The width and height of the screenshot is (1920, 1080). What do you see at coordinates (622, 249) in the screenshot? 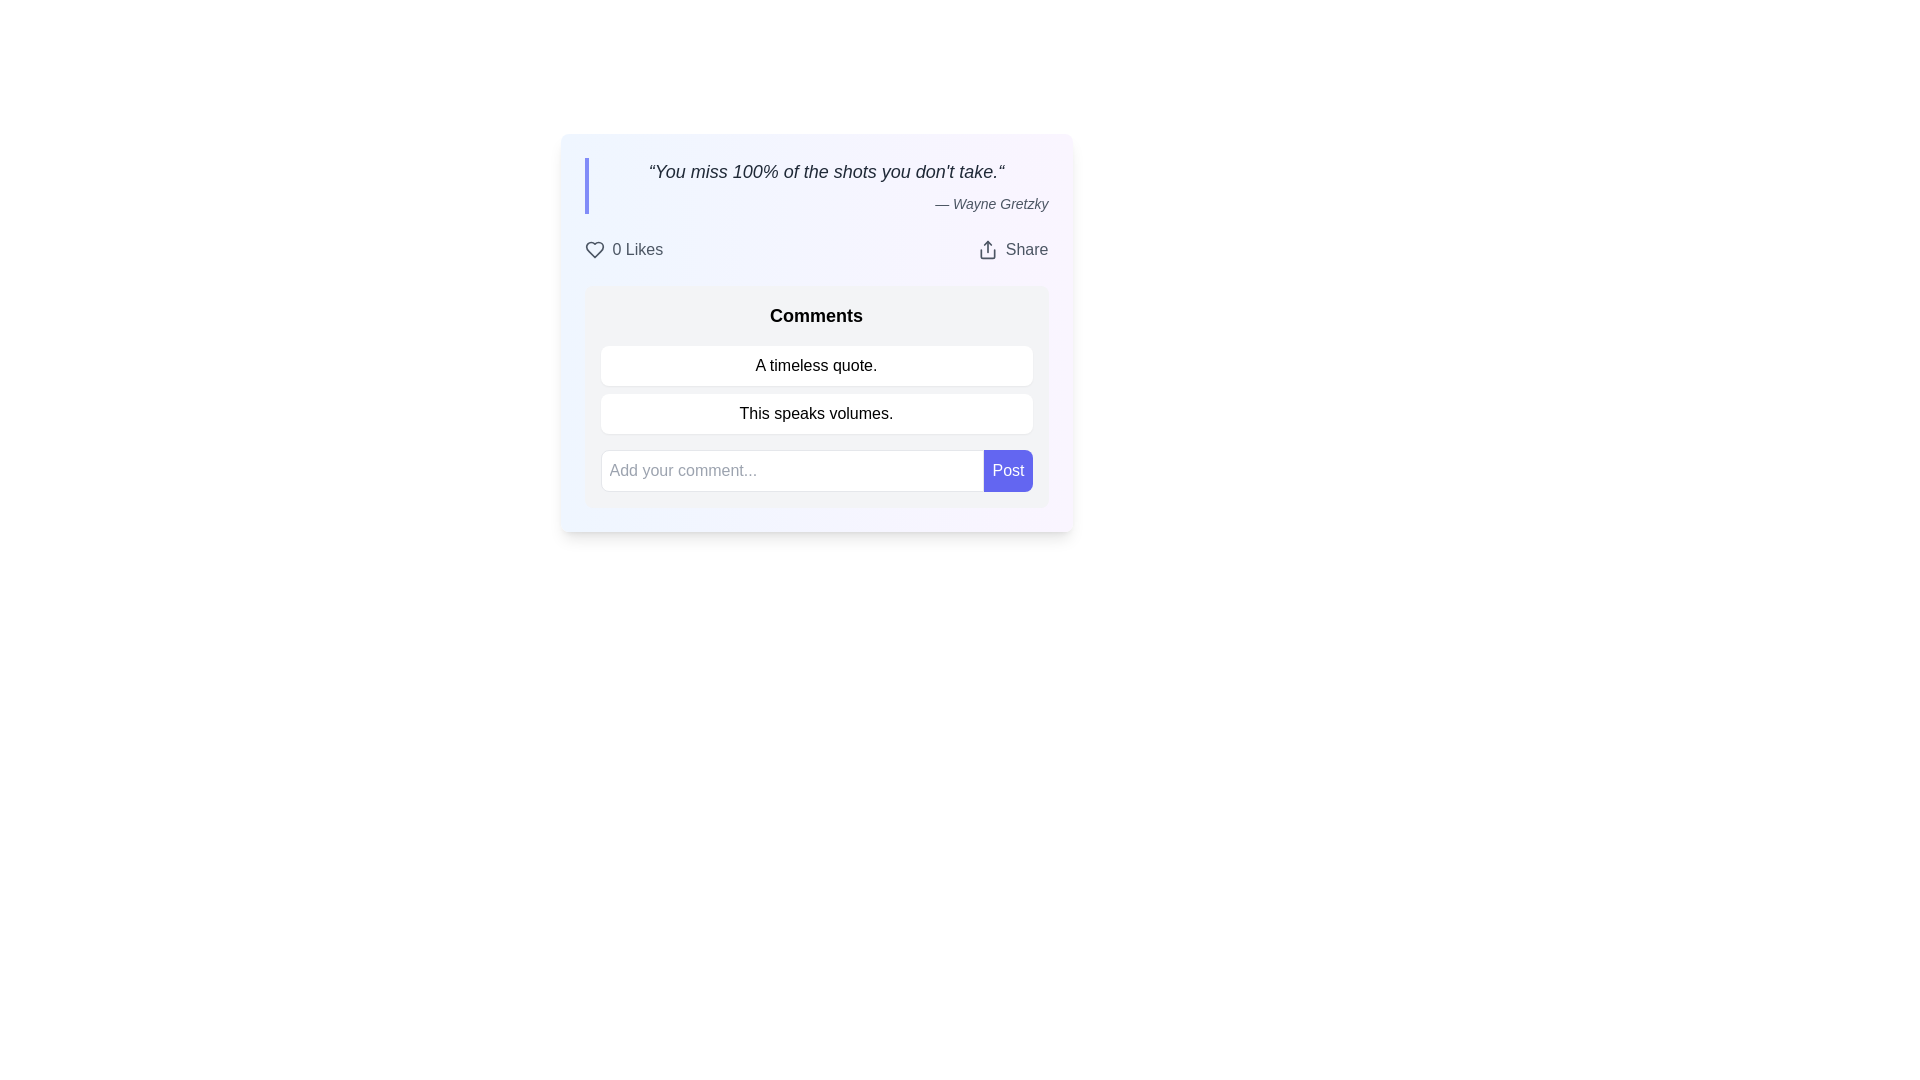
I see `the '0 Likes' button, which is styled in gray and features a heart icon to its left, to like the content` at bounding box center [622, 249].